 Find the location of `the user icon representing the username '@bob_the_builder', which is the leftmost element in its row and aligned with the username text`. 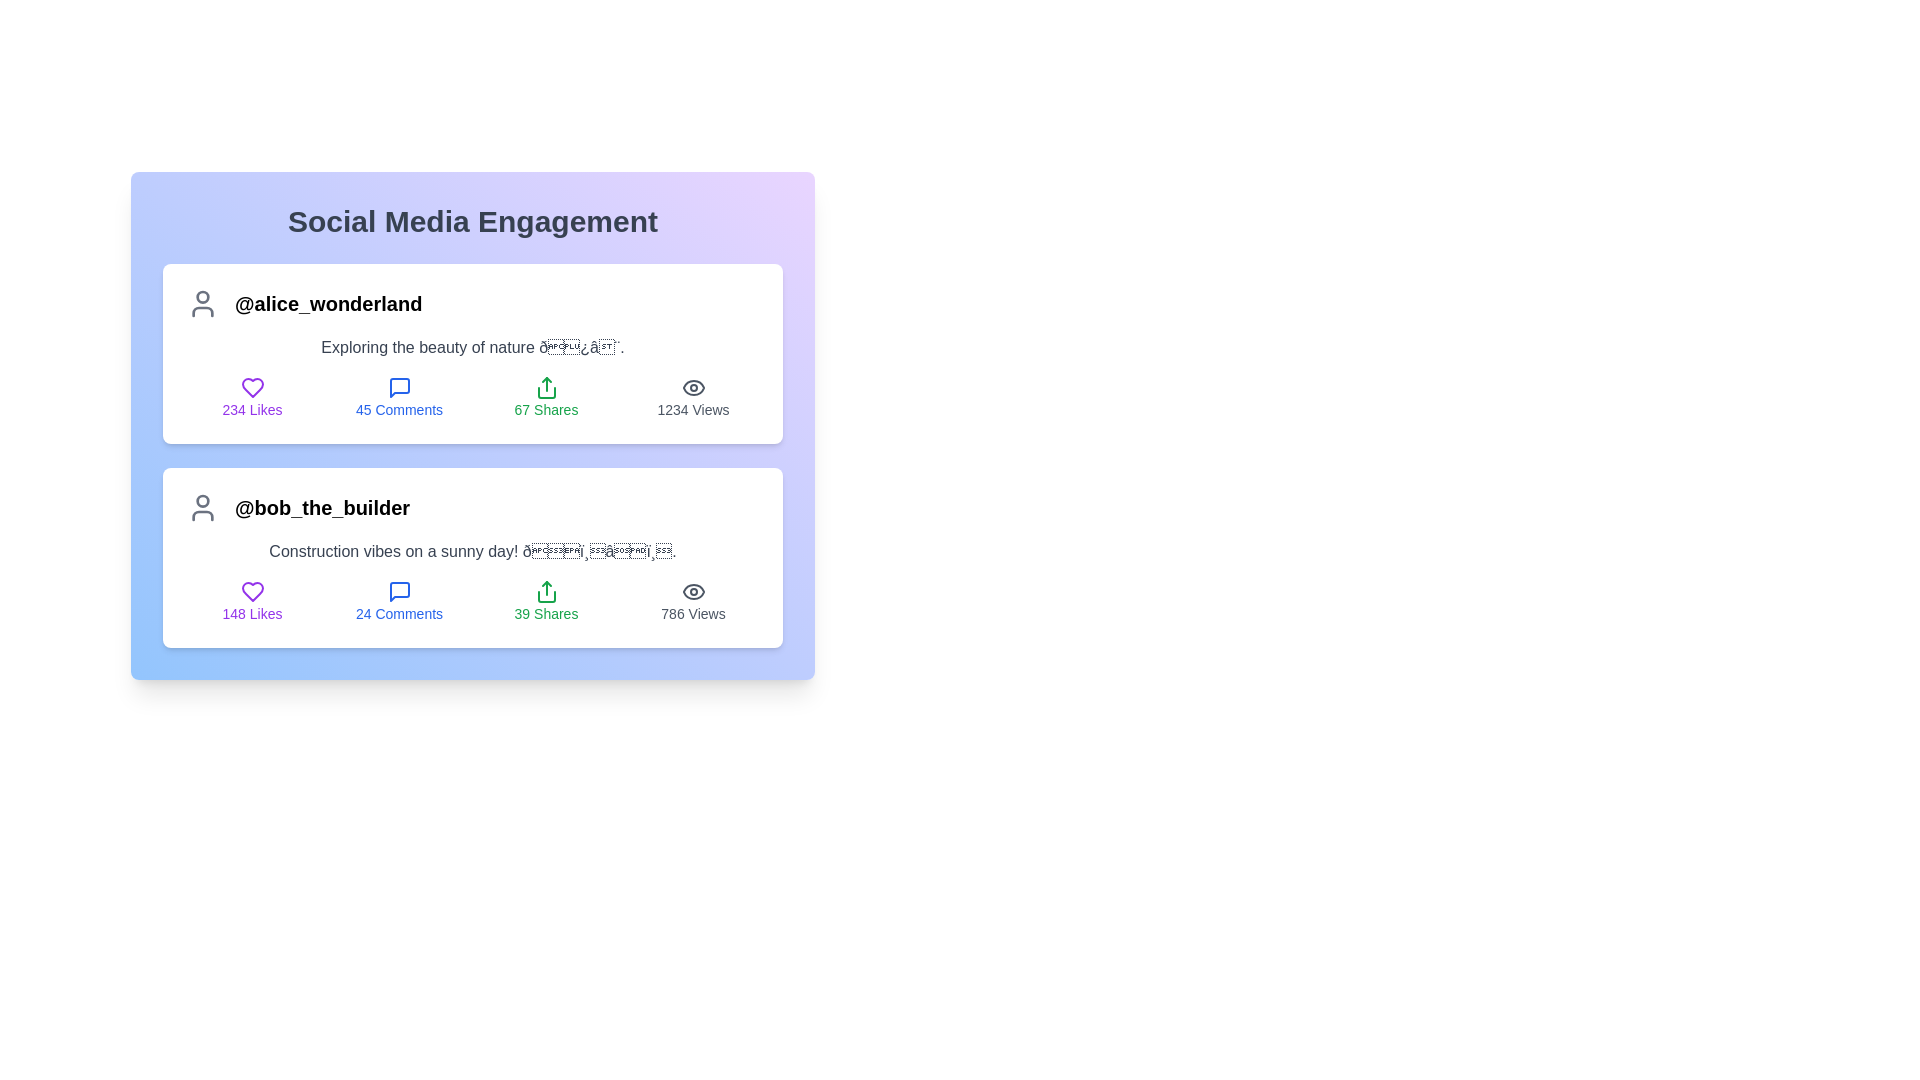

the user icon representing the username '@bob_the_builder', which is the leftmost element in its row and aligned with the username text is located at coordinates (202, 507).